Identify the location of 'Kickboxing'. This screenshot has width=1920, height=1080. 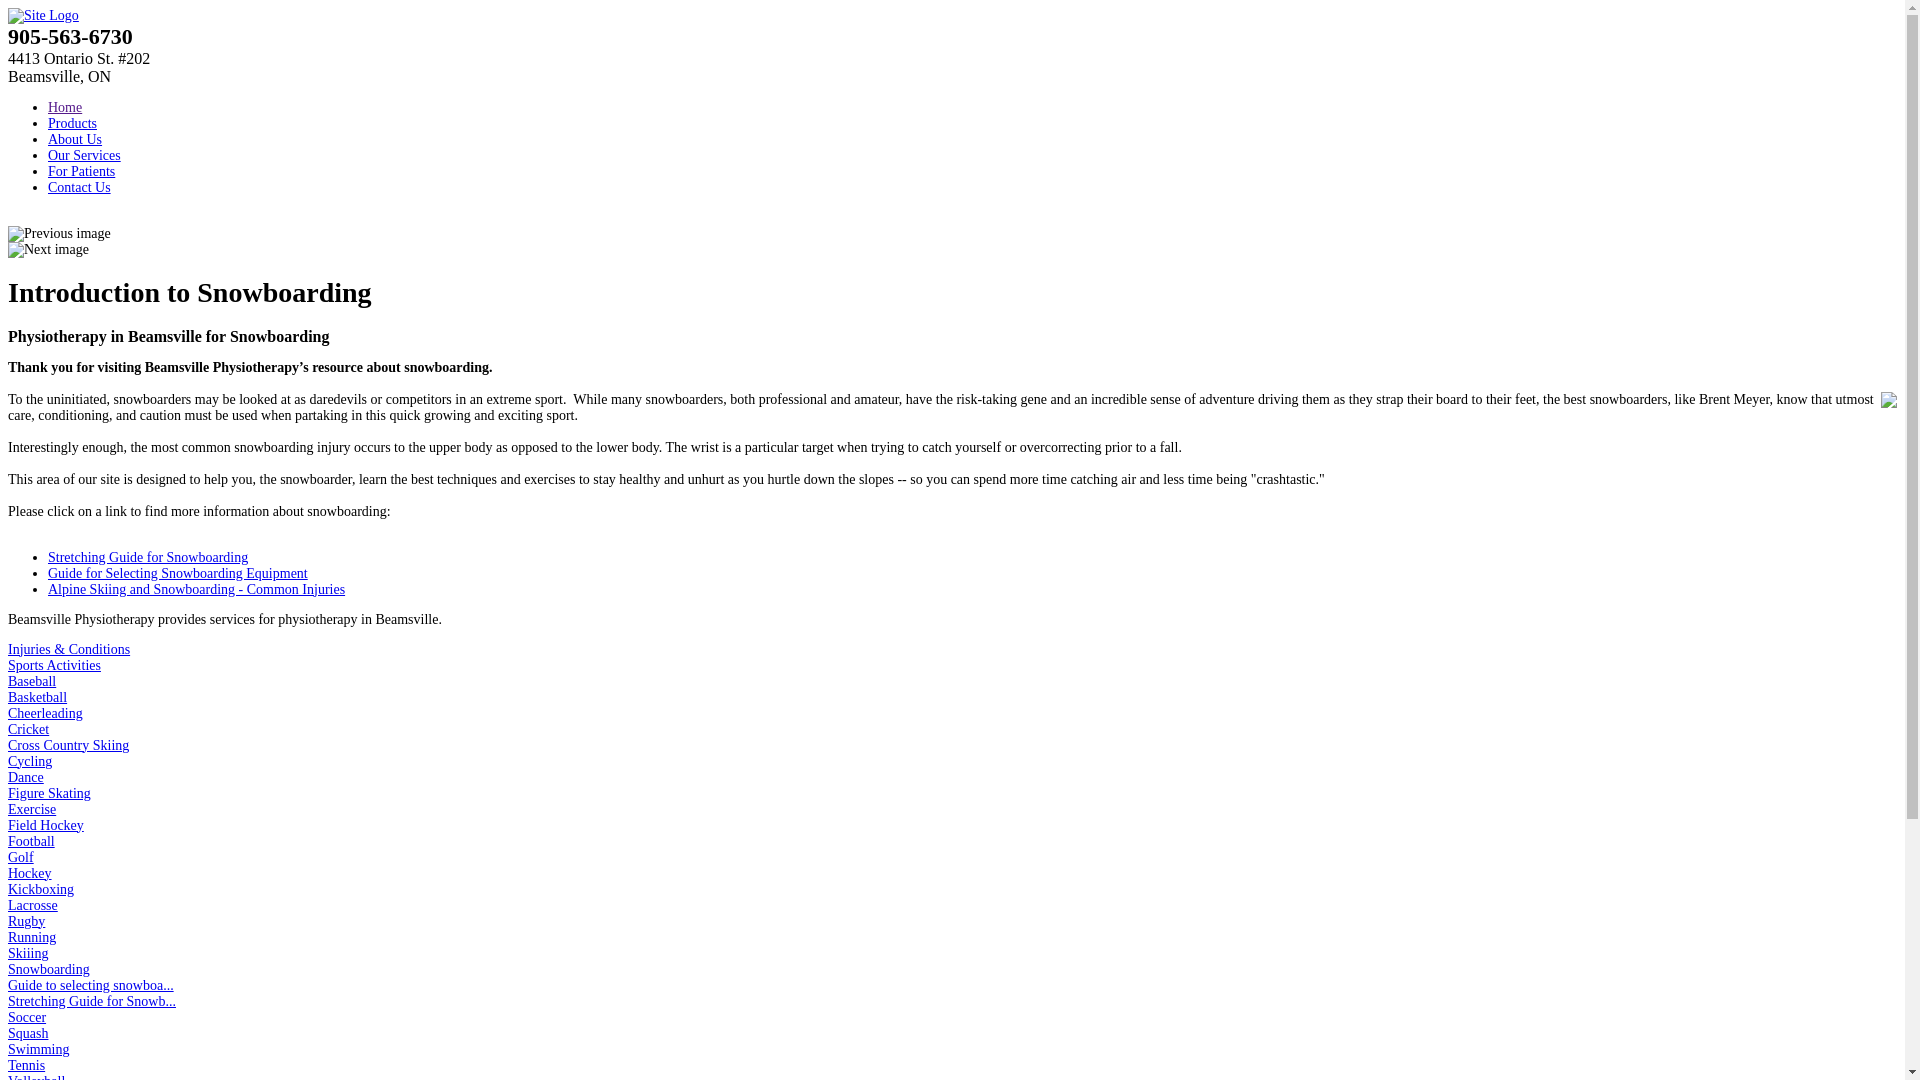
(8, 888).